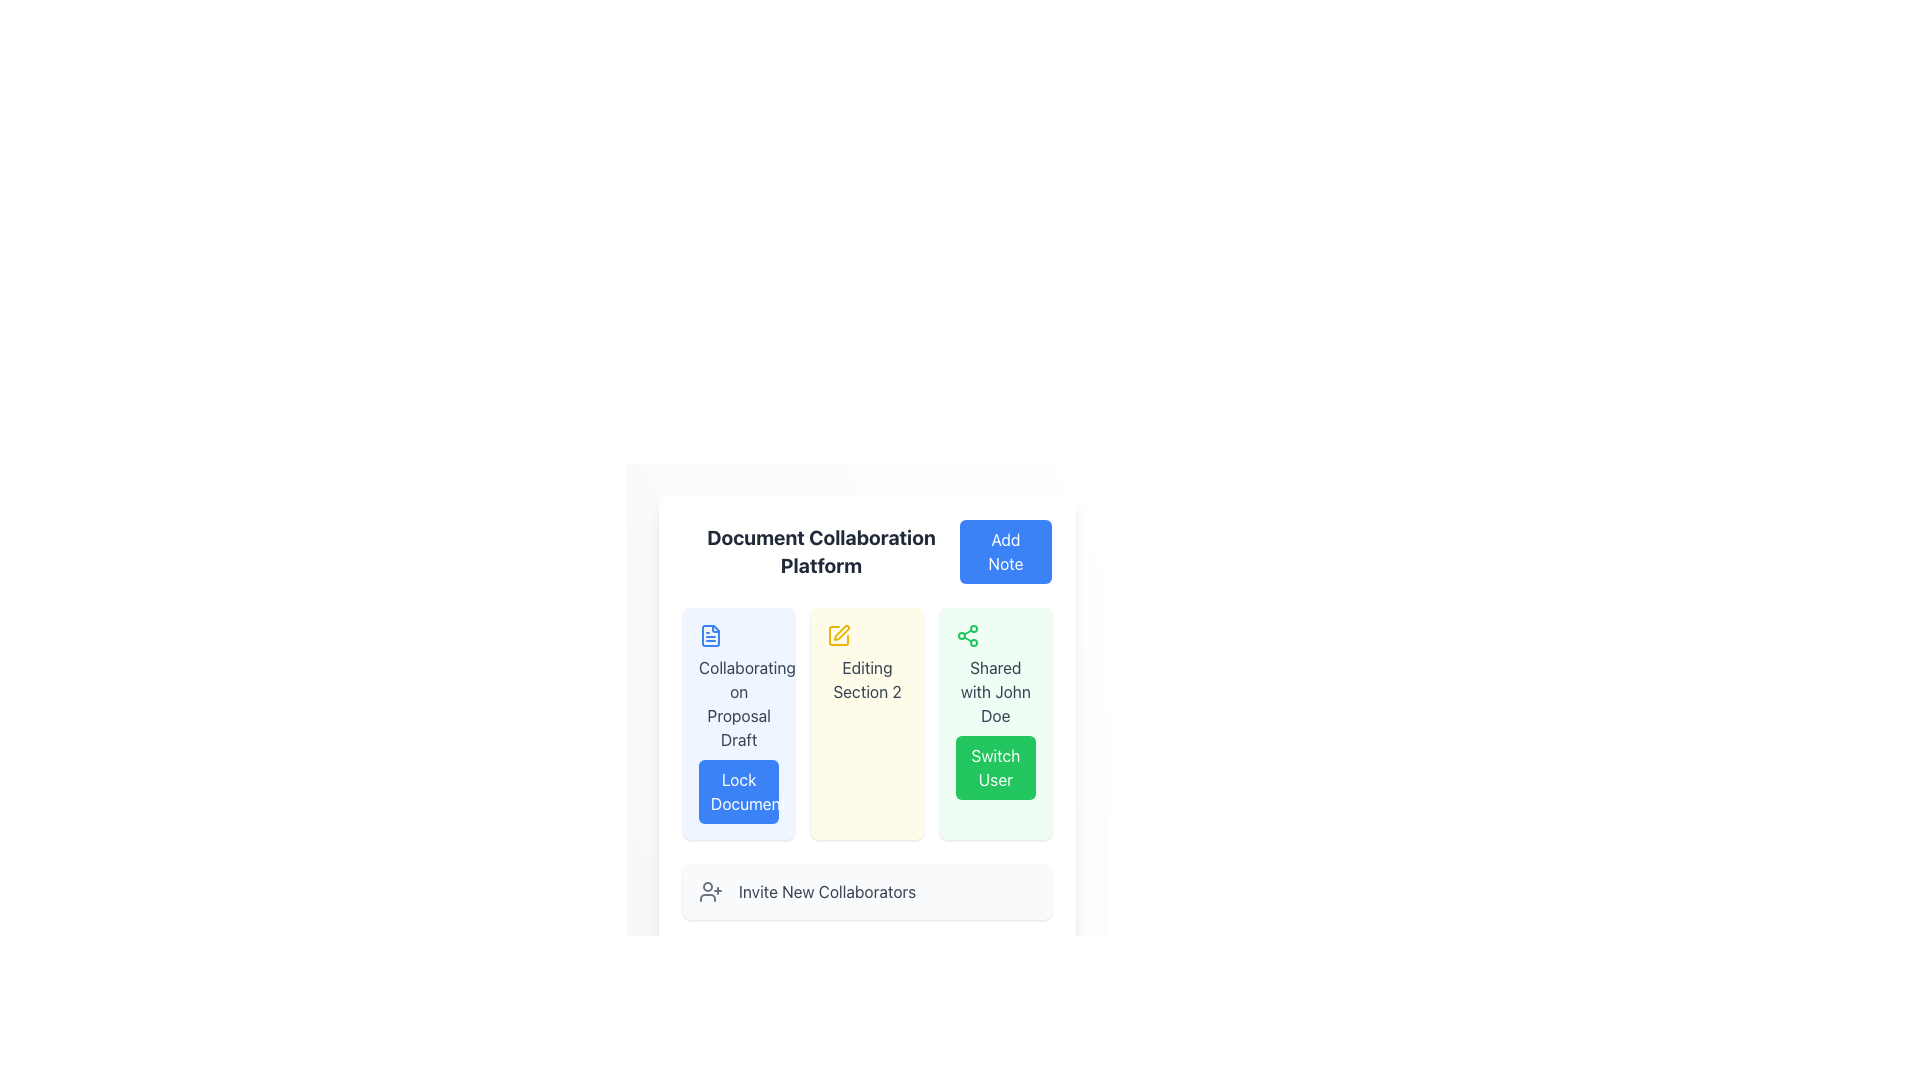  What do you see at coordinates (839, 636) in the screenshot?
I see `the representation of the yellow pen-shaped icon located in the 'Editing Section 2' panel, positioned centrally at the top region of this section` at bounding box center [839, 636].